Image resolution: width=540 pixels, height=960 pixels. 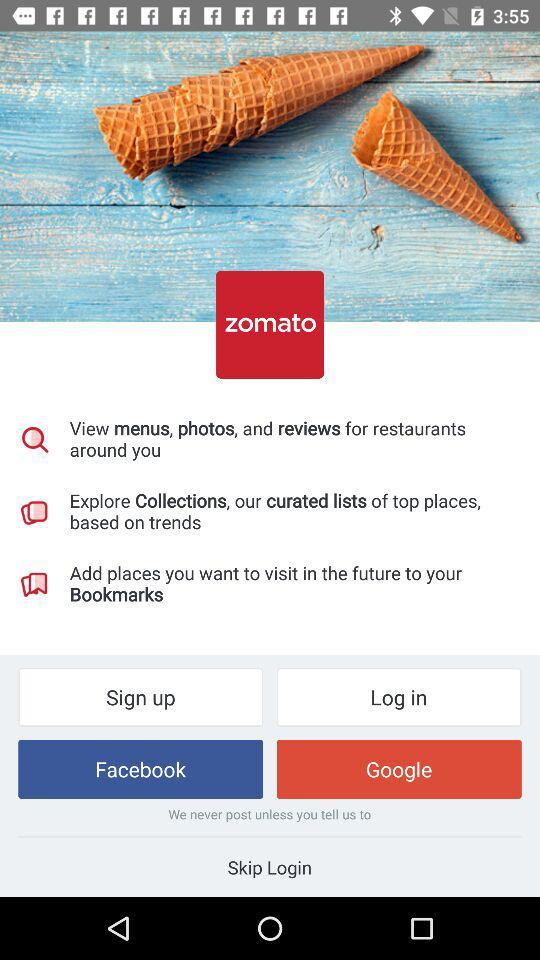 I want to click on the google item, so click(x=399, y=768).